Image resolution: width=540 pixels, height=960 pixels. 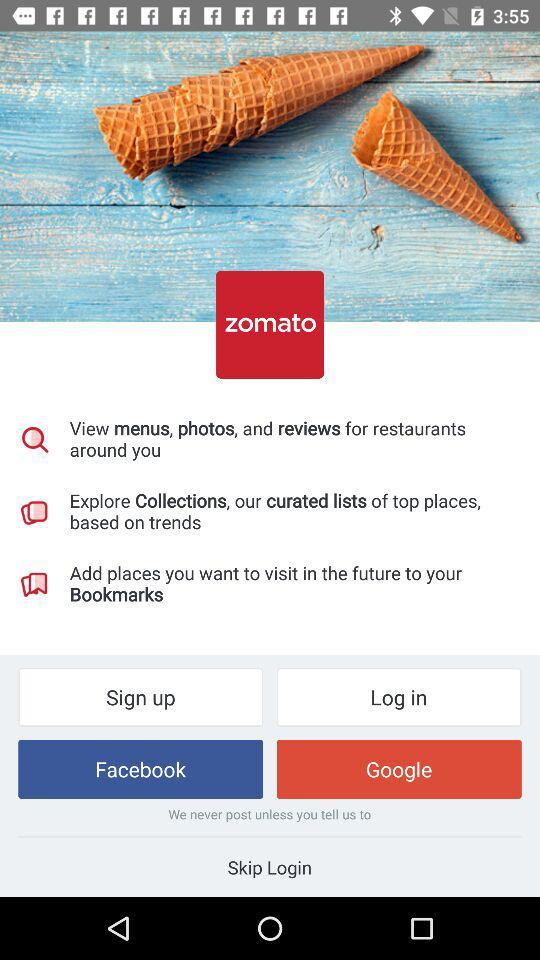 I want to click on the google item, so click(x=399, y=768).